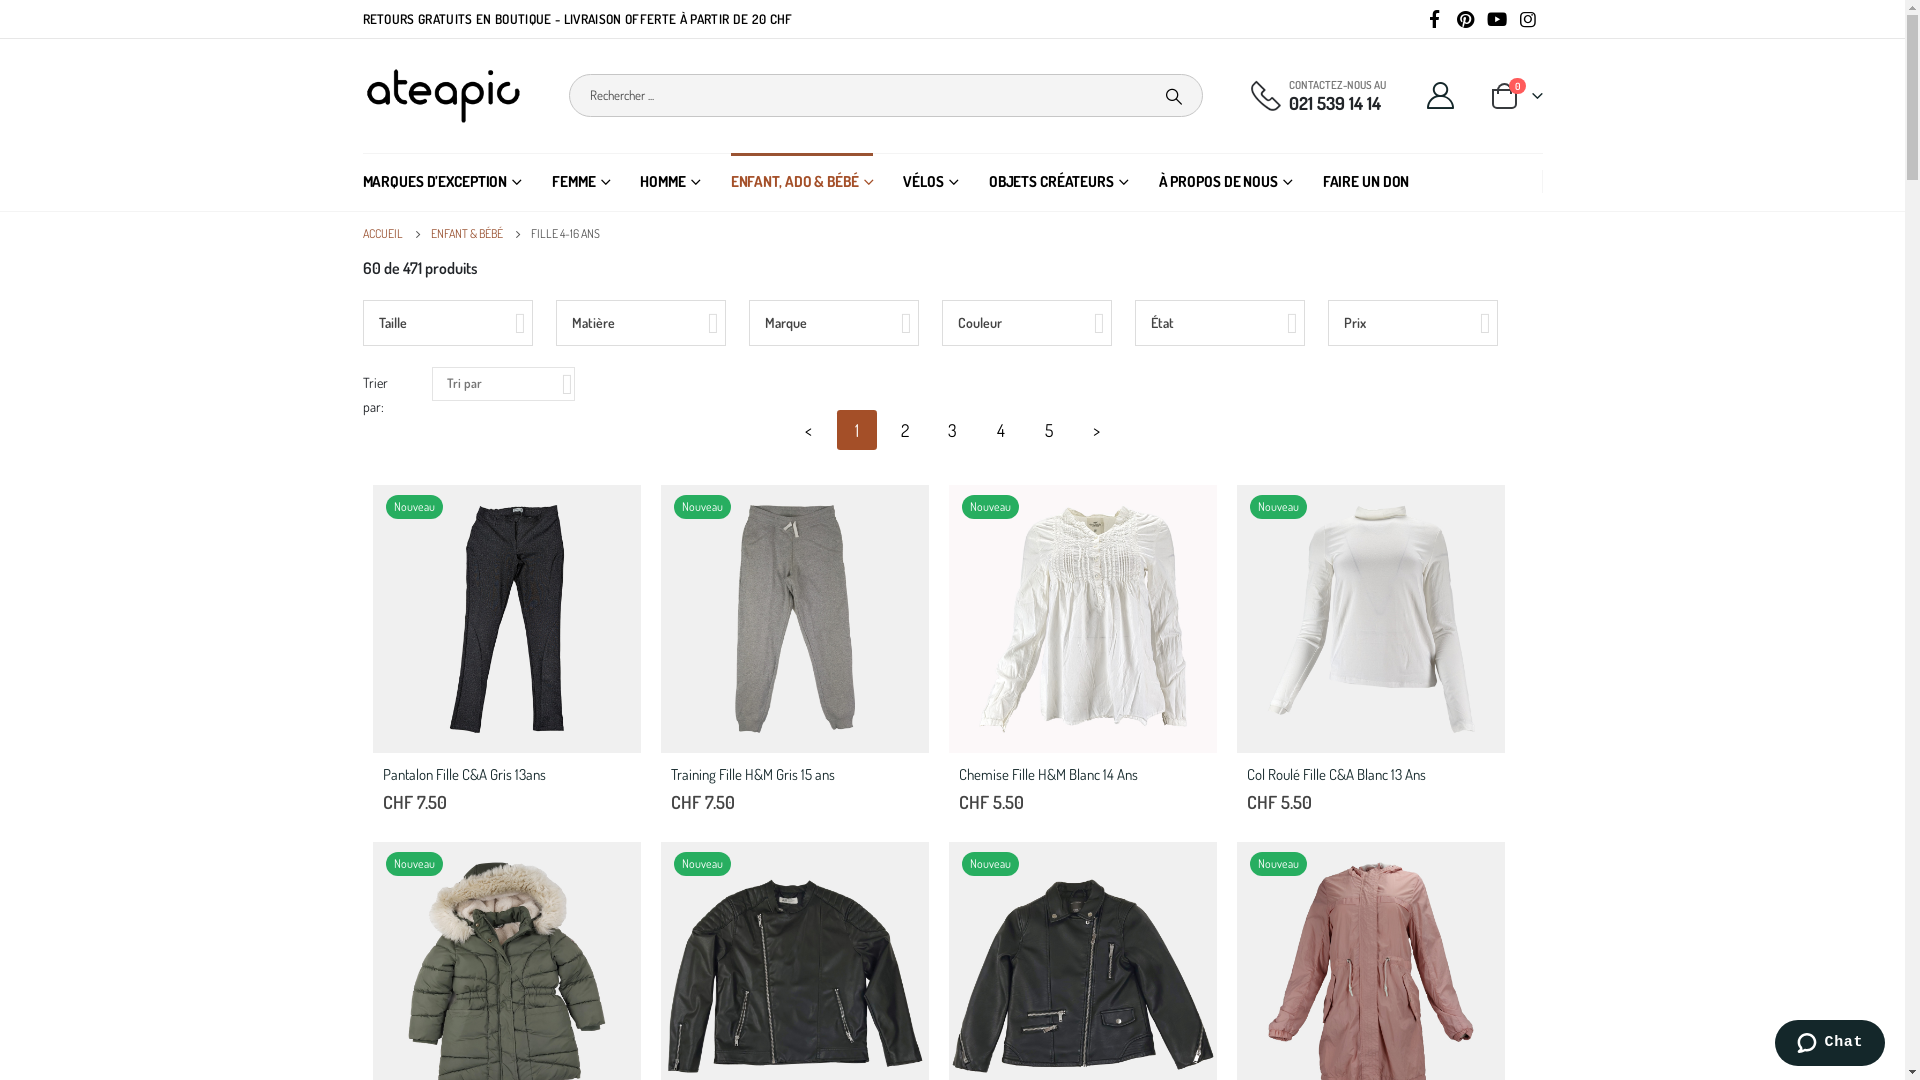 This screenshot has width=1920, height=1080. I want to click on 'ACCUEIL', so click(361, 233).